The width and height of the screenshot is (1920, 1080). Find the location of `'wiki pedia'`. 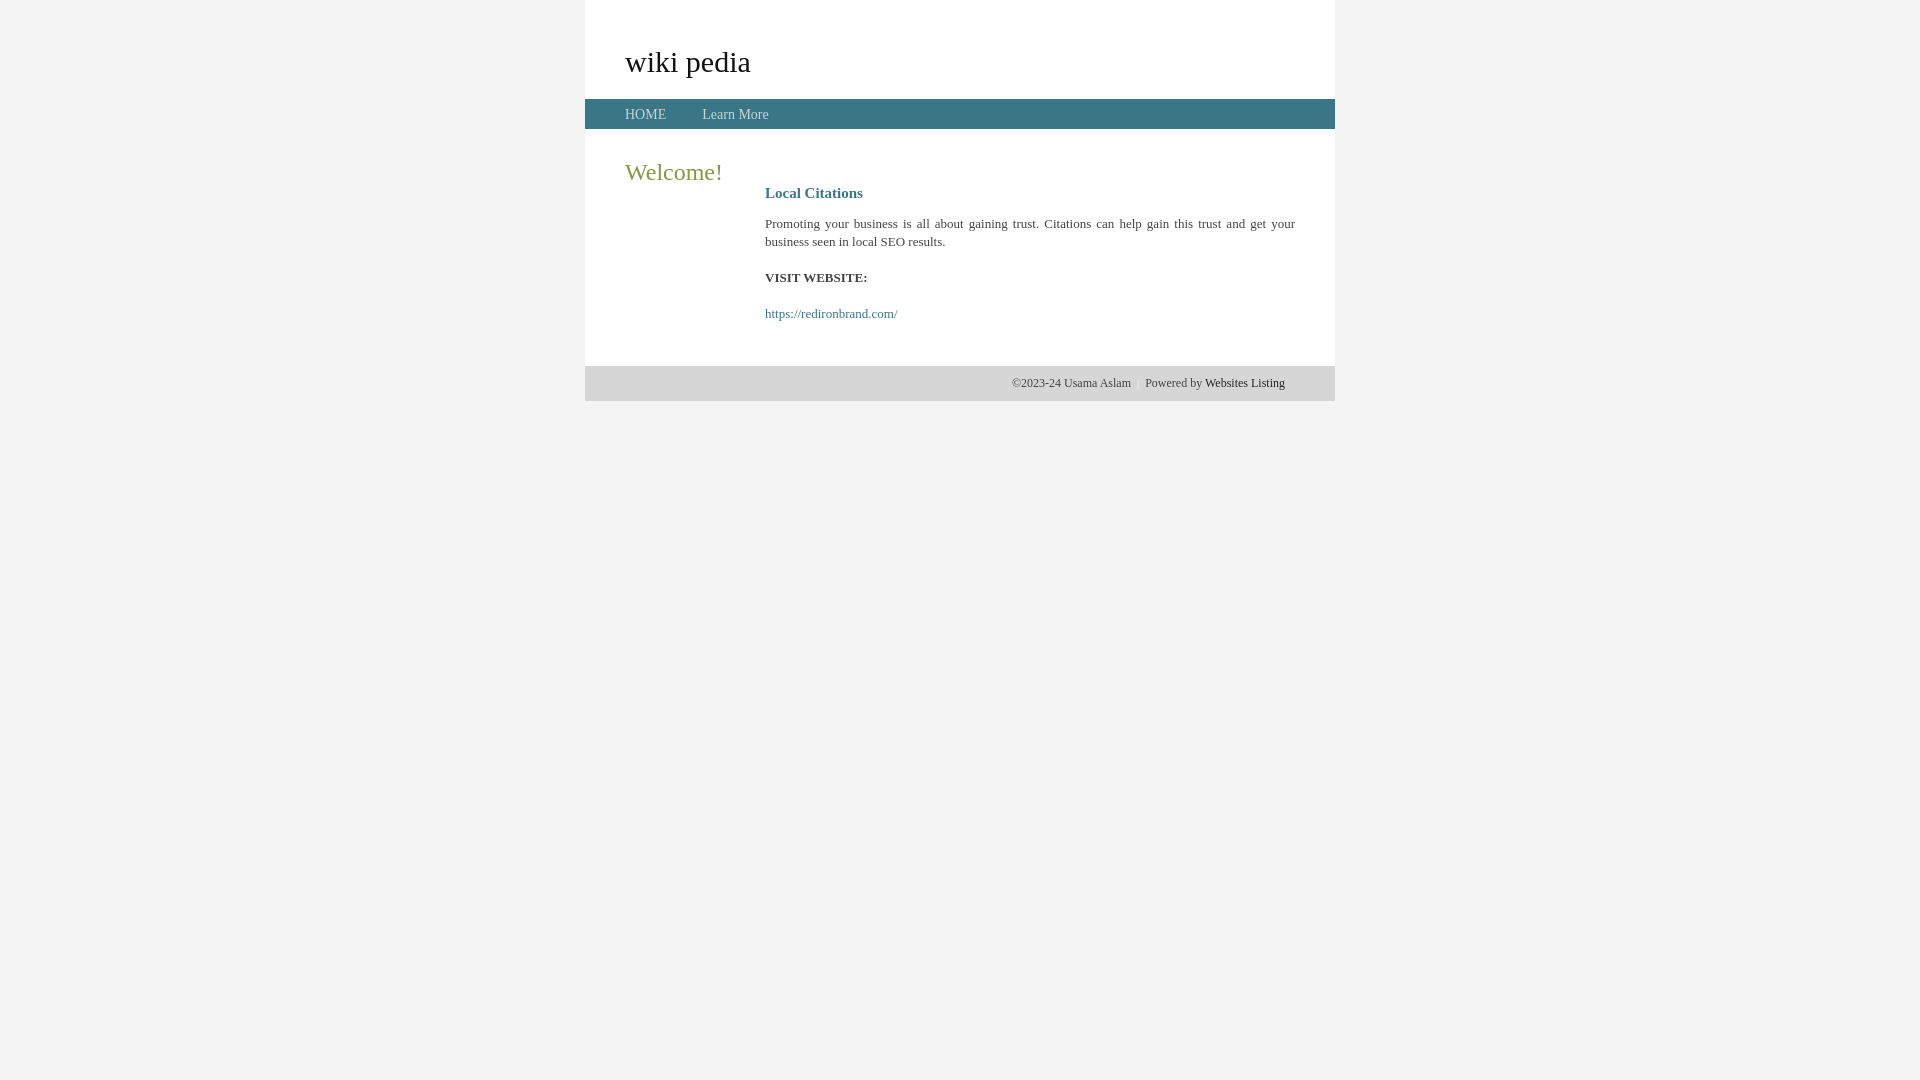

'wiki pedia' is located at coordinates (623, 60).